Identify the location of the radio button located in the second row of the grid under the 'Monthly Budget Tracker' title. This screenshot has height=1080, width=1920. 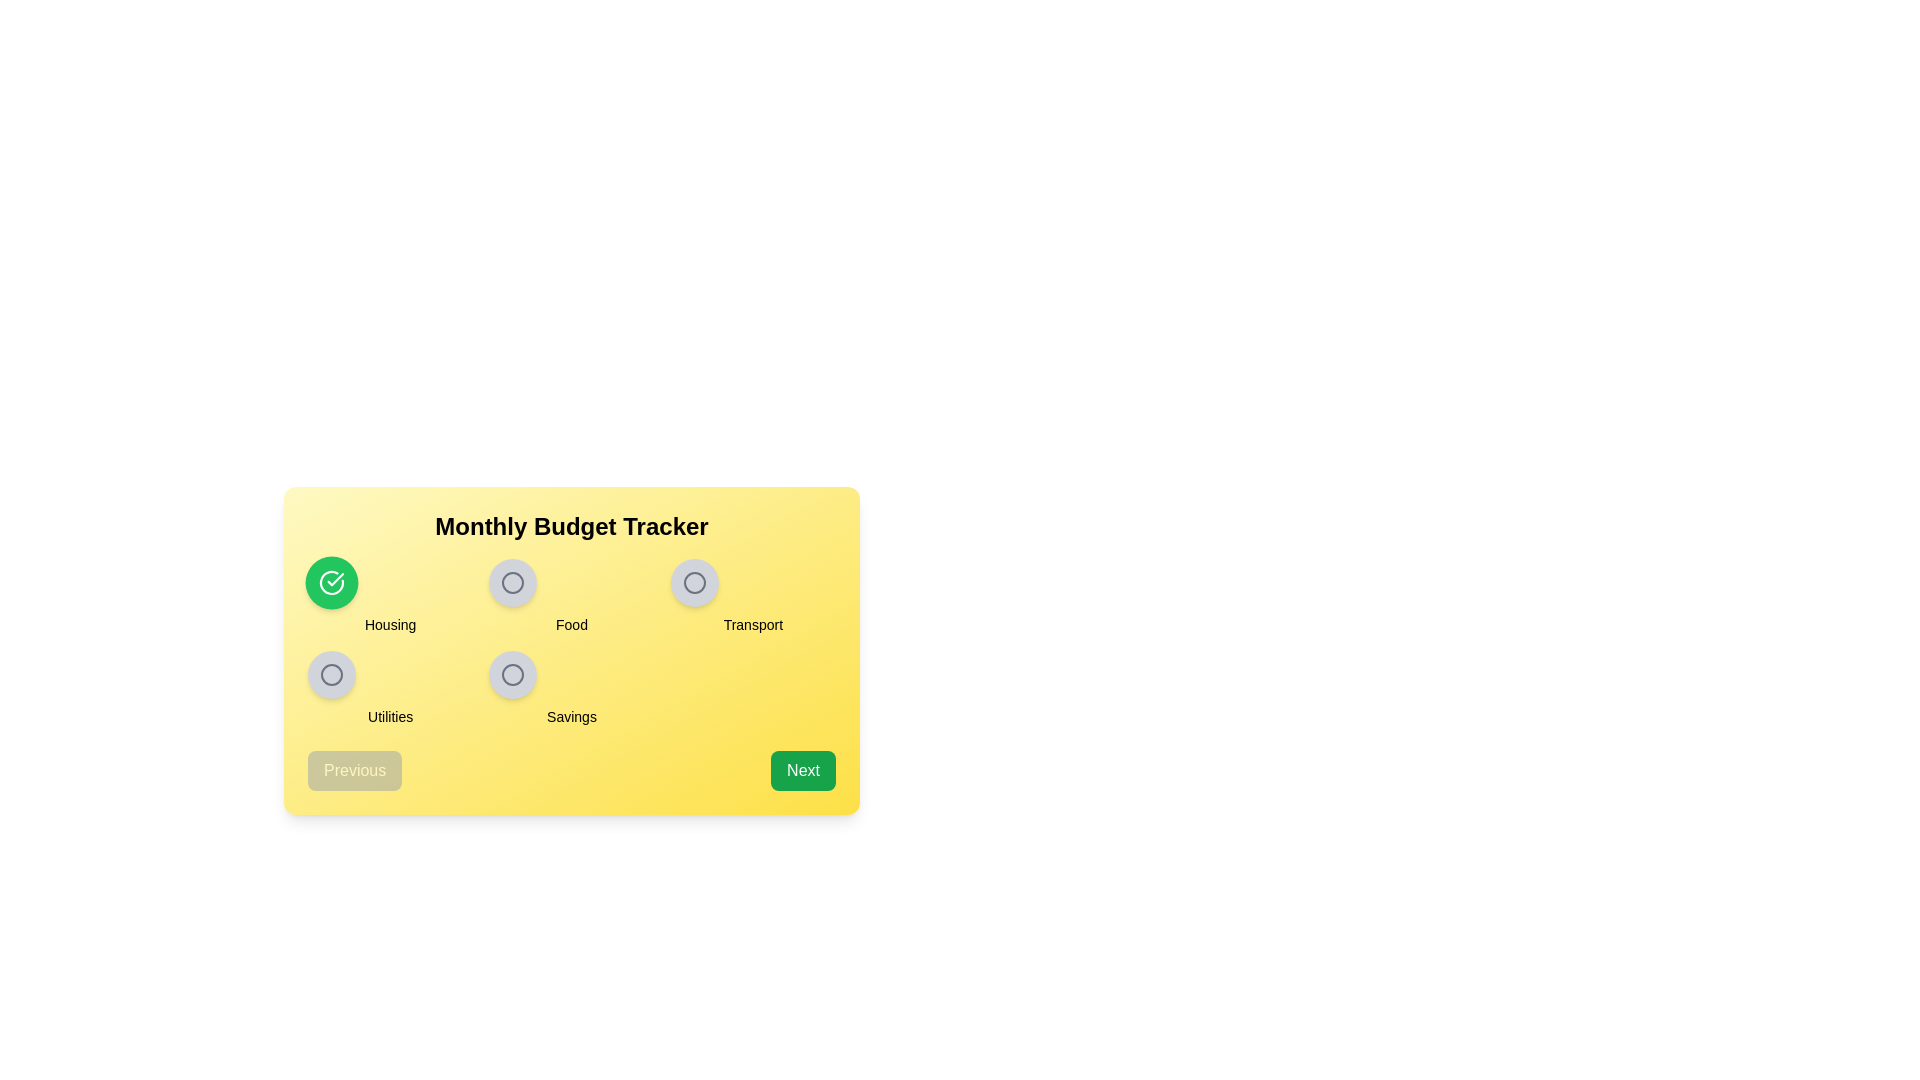
(513, 582).